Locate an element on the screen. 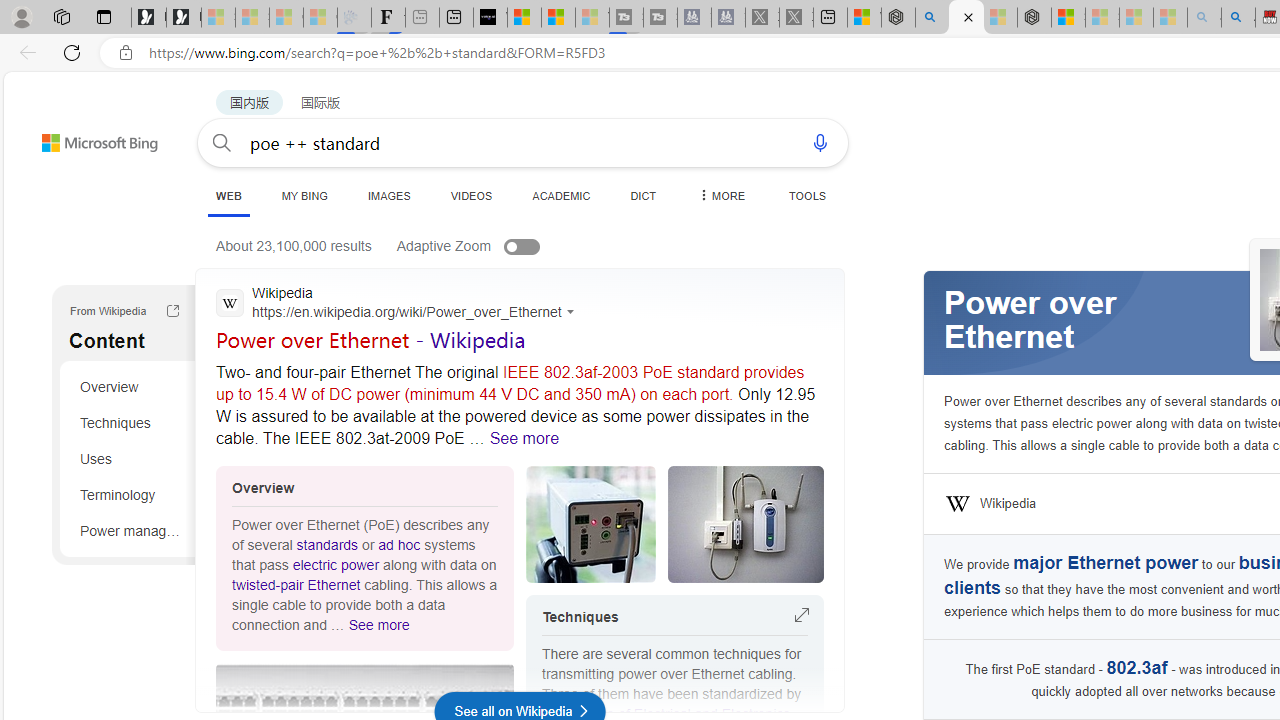 The width and height of the screenshot is (1280, 720). 'Power management features and integration' is located at coordinates (130, 529).